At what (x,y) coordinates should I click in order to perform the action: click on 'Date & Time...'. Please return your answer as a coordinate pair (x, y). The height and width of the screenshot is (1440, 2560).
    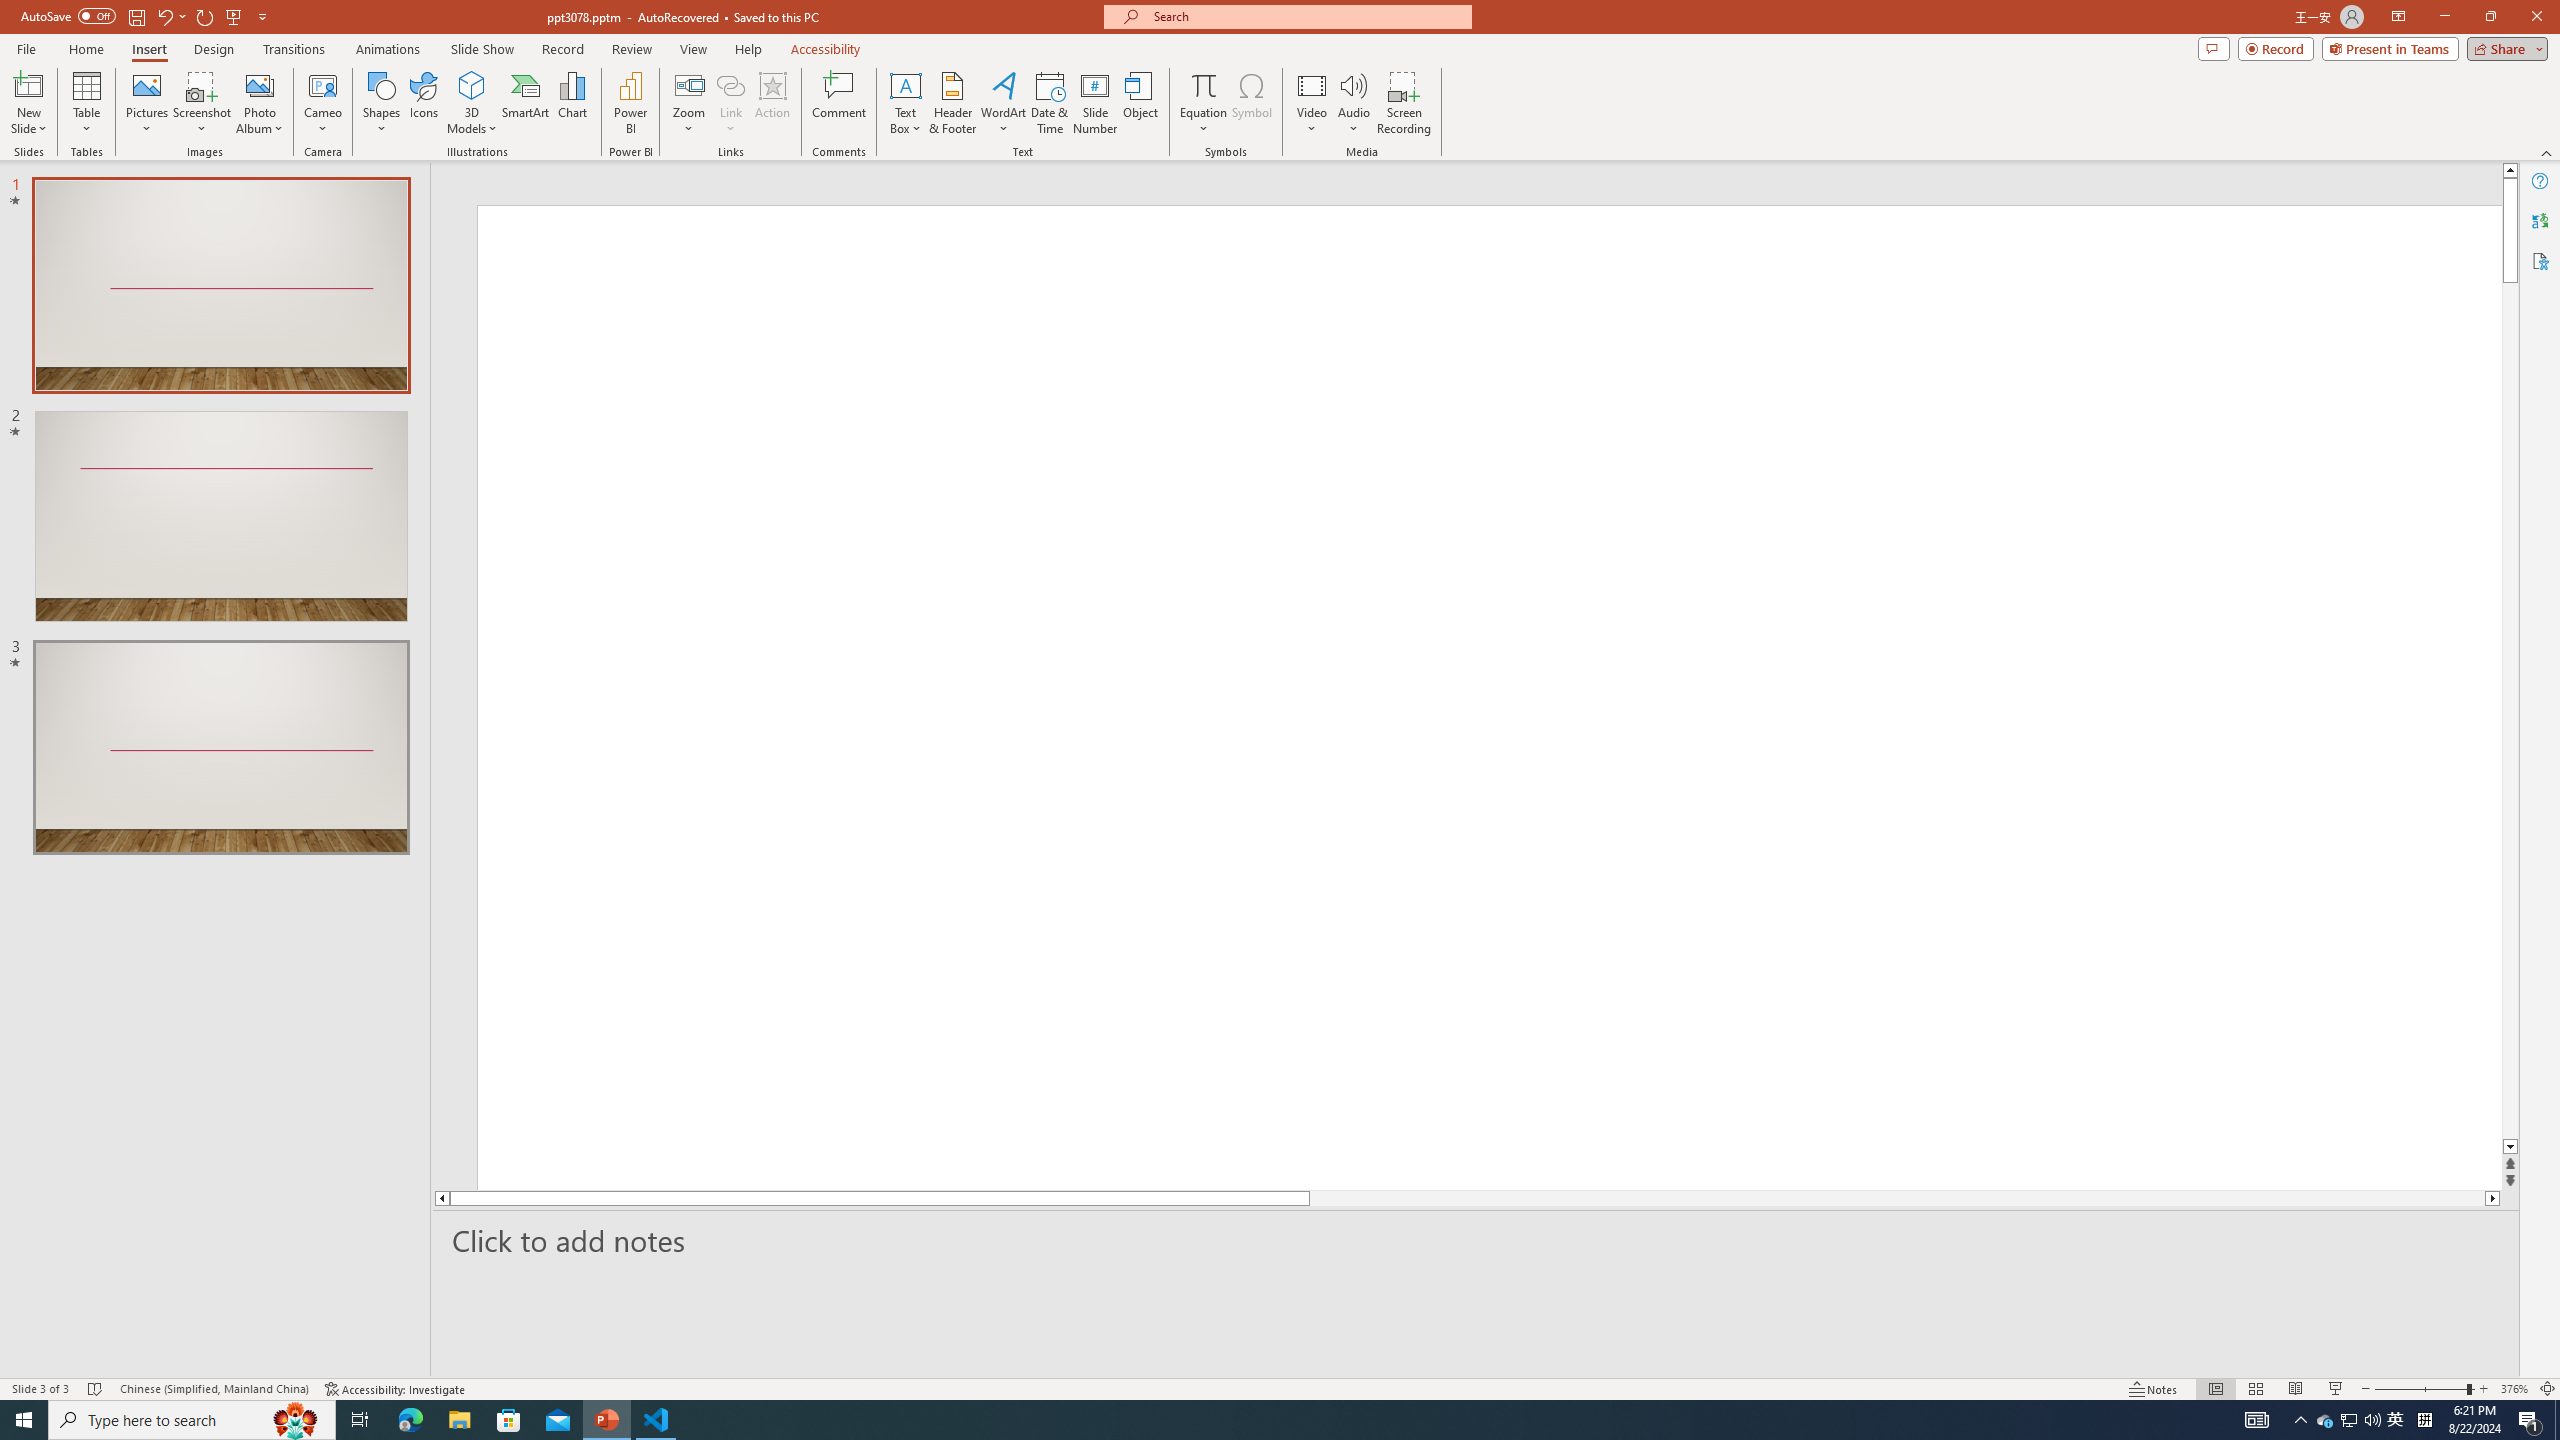
    Looking at the image, I should click on (1048, 103).